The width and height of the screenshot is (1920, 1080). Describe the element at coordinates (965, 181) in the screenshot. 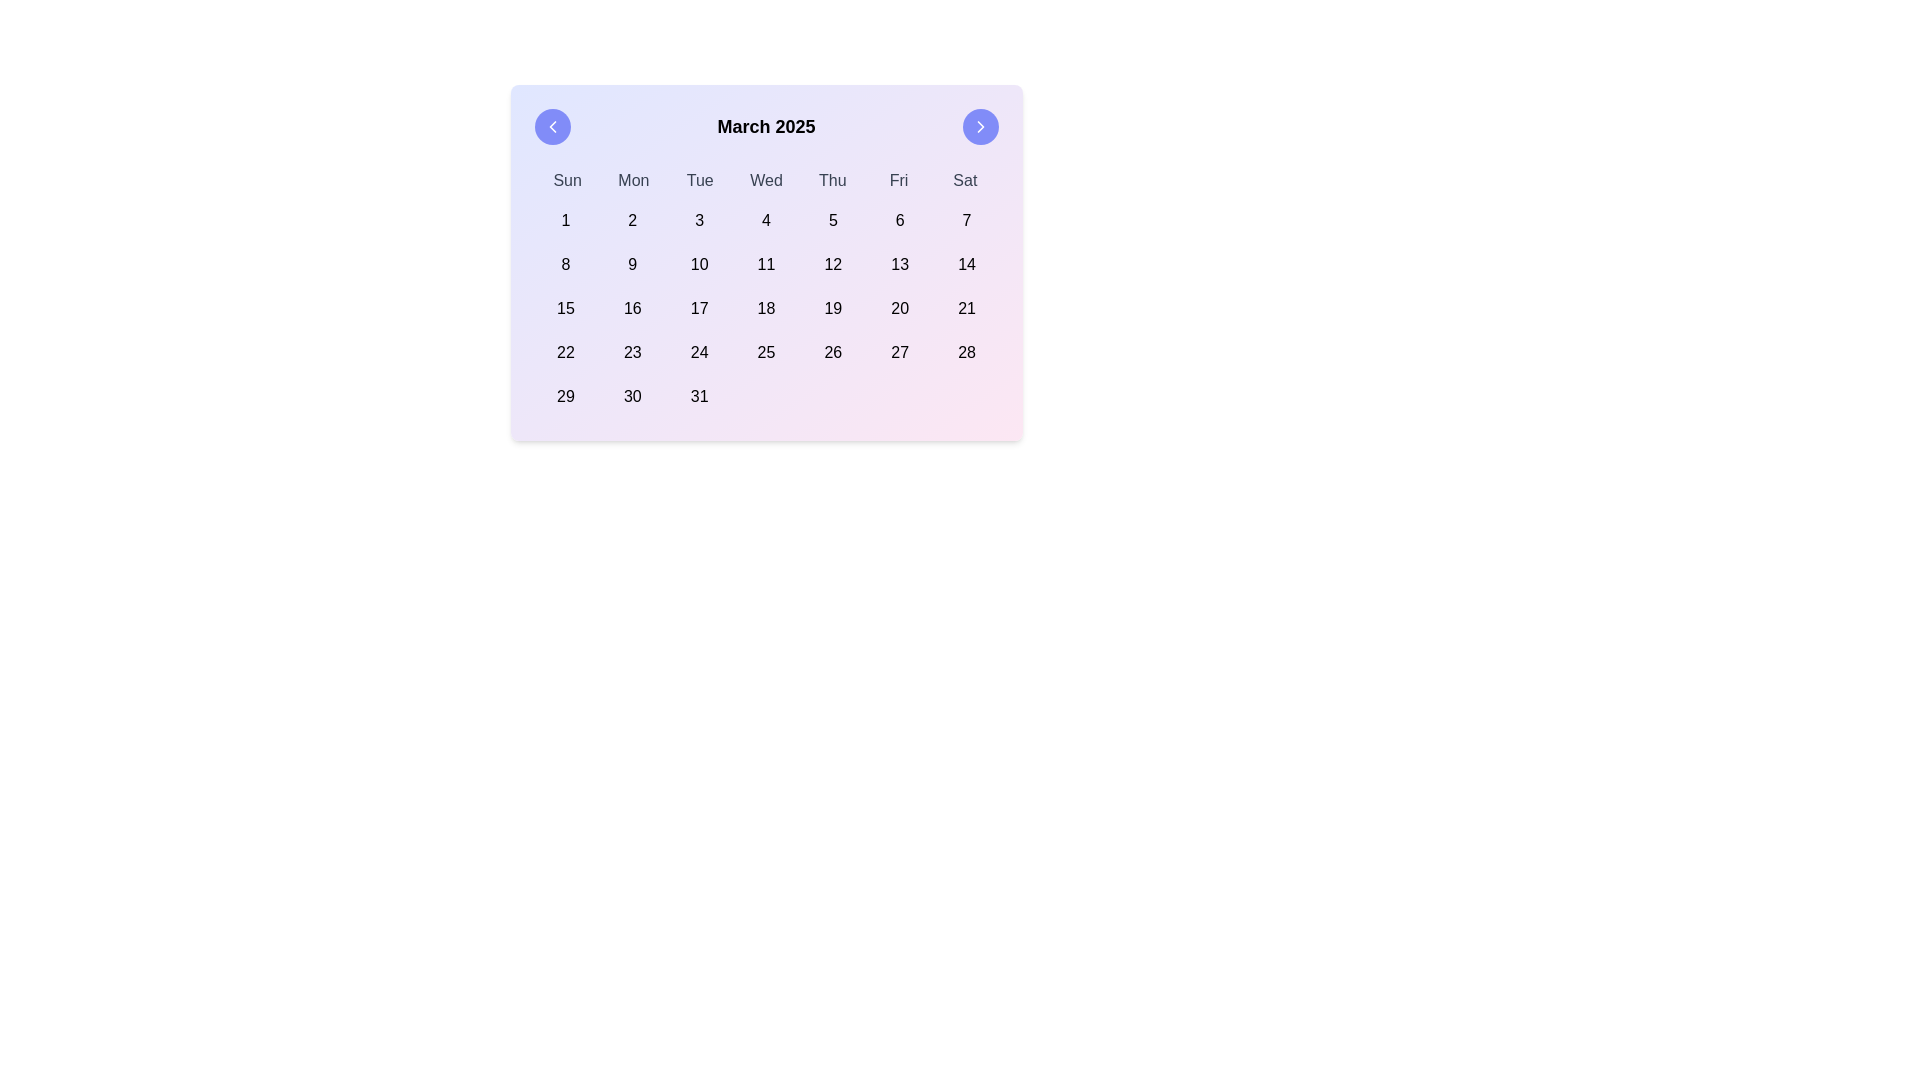

I see `the 'Sat' Label, which is the seventh day header in a grid layout at the top of the calendar interface` at that location.